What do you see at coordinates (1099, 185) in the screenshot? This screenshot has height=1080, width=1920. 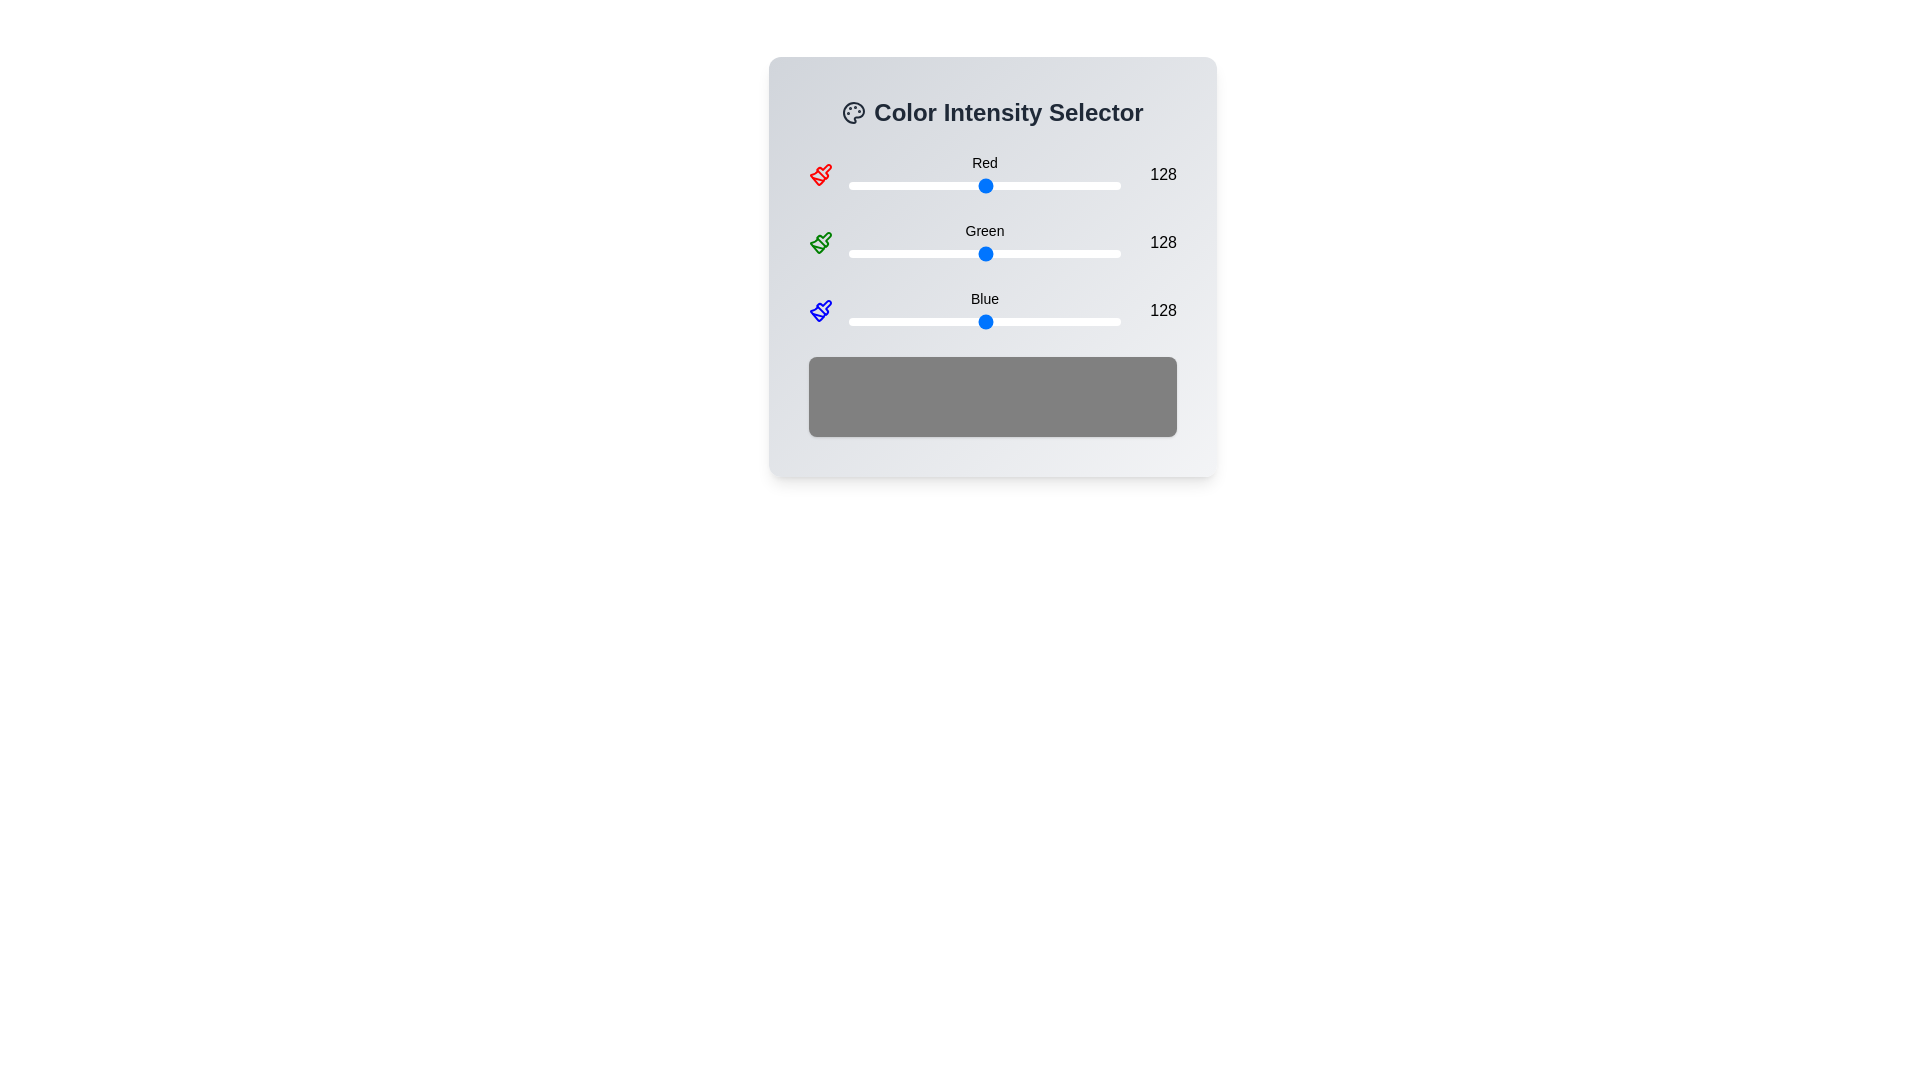 I see `the red intensity` at bounding box center [1099, 185].